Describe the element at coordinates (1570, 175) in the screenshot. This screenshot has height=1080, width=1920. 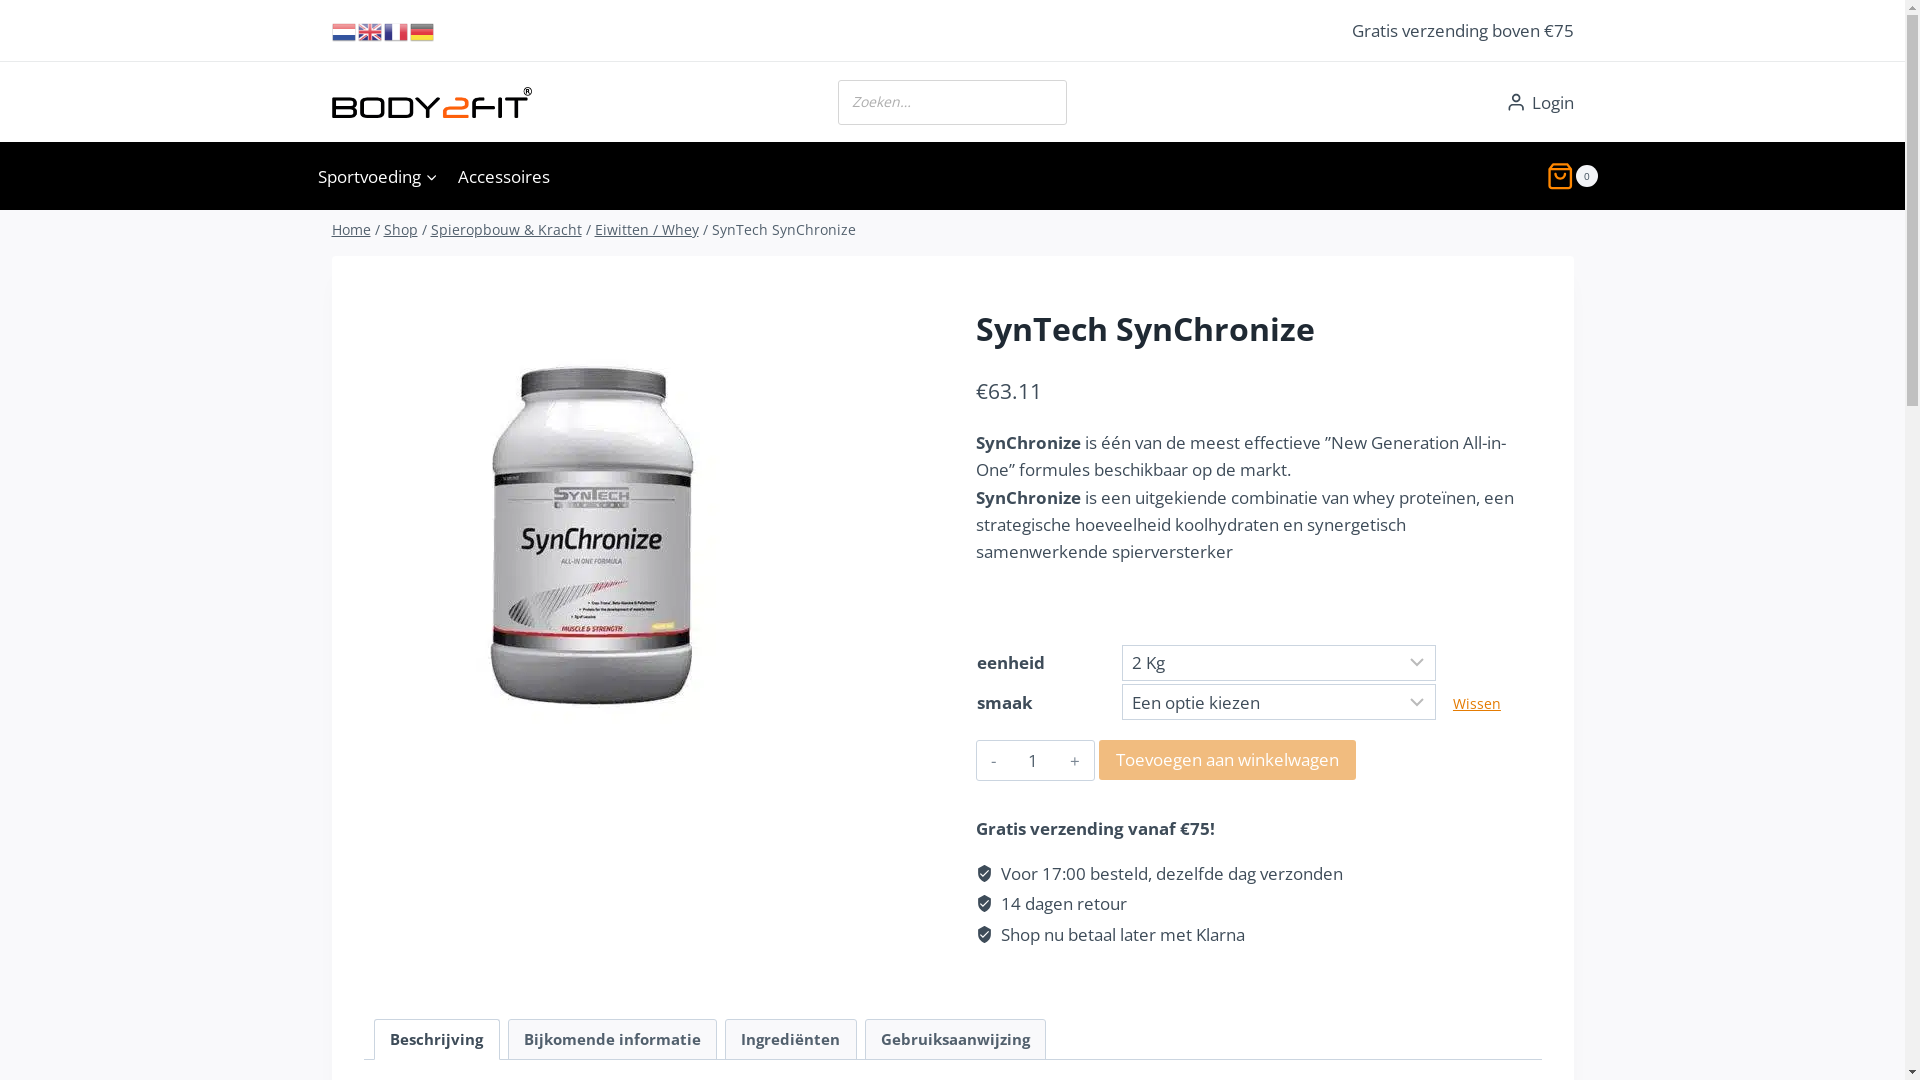
I see `'0'` at that location.